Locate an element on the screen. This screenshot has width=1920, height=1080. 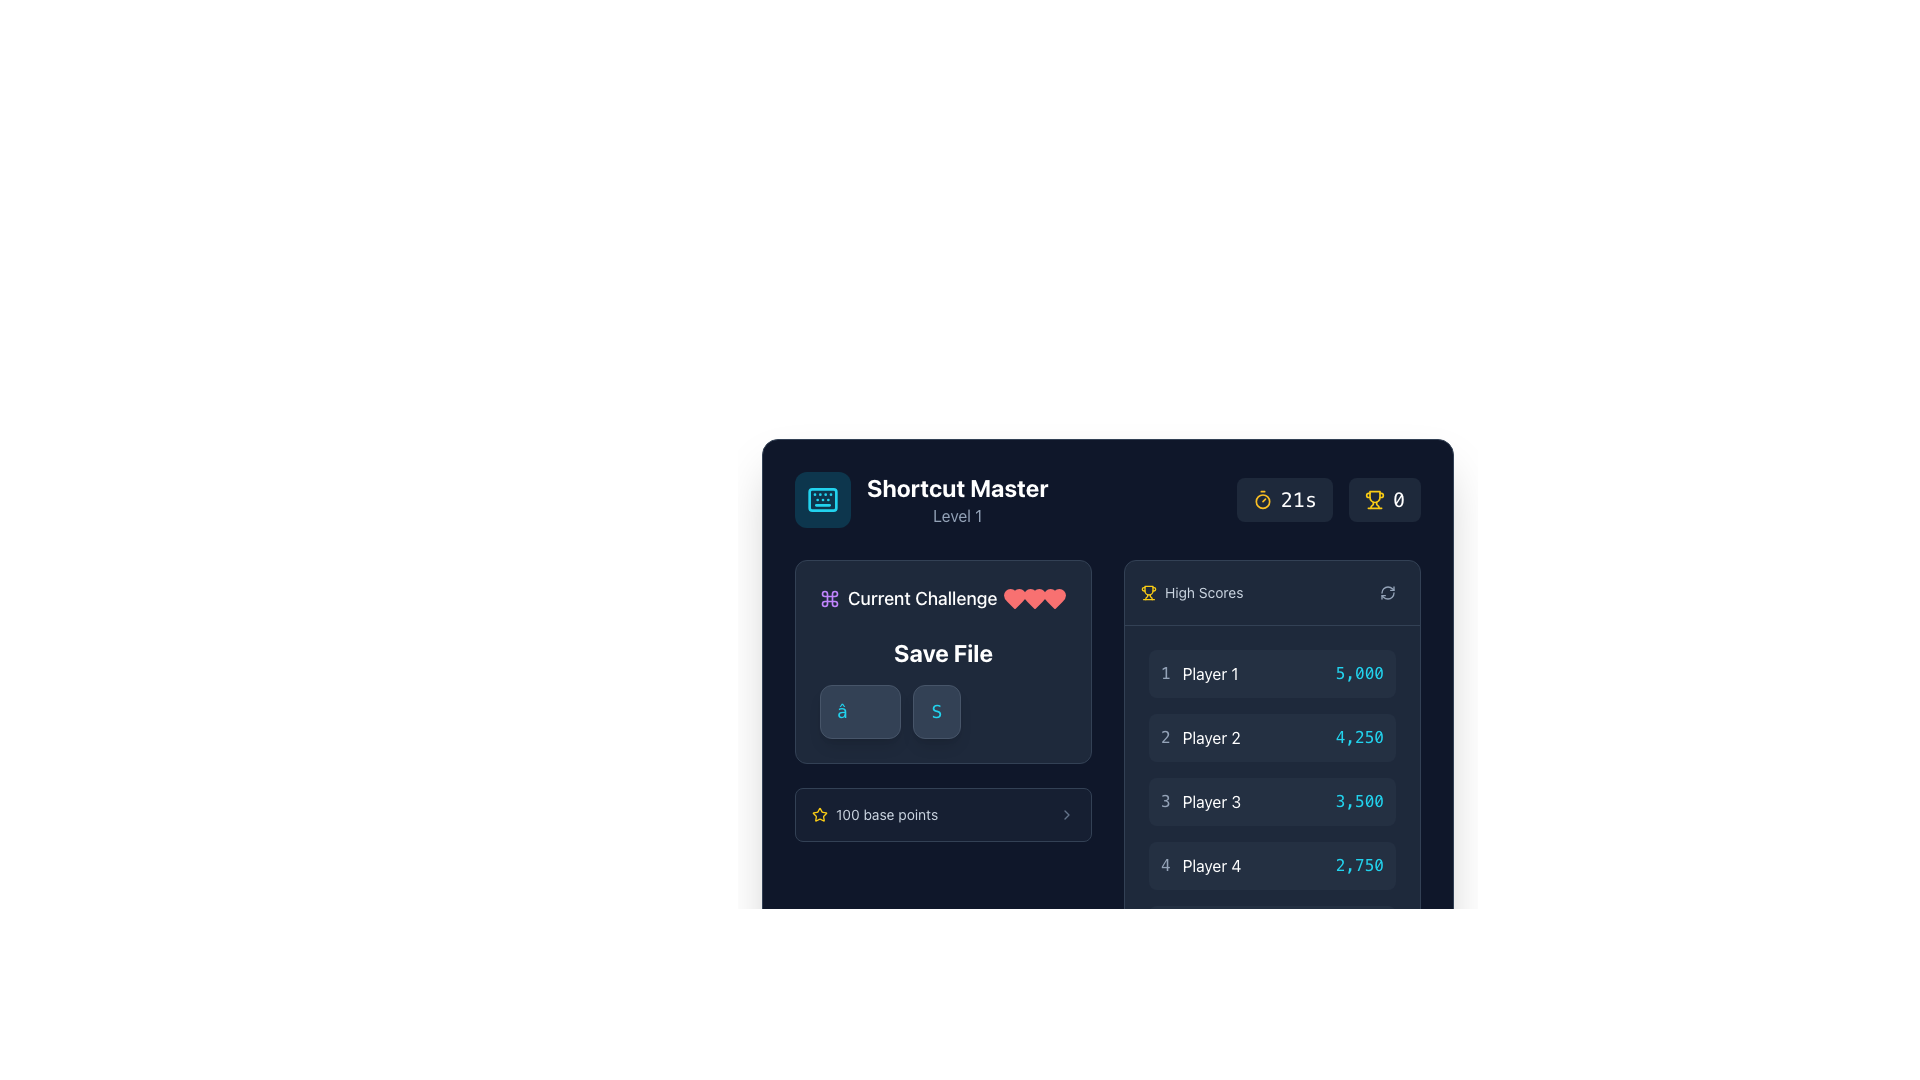
the text display component that shows the information about the player ranked second in the score leaderboard, located in the 'High Scores' section is located at coordinates (1200, 737).